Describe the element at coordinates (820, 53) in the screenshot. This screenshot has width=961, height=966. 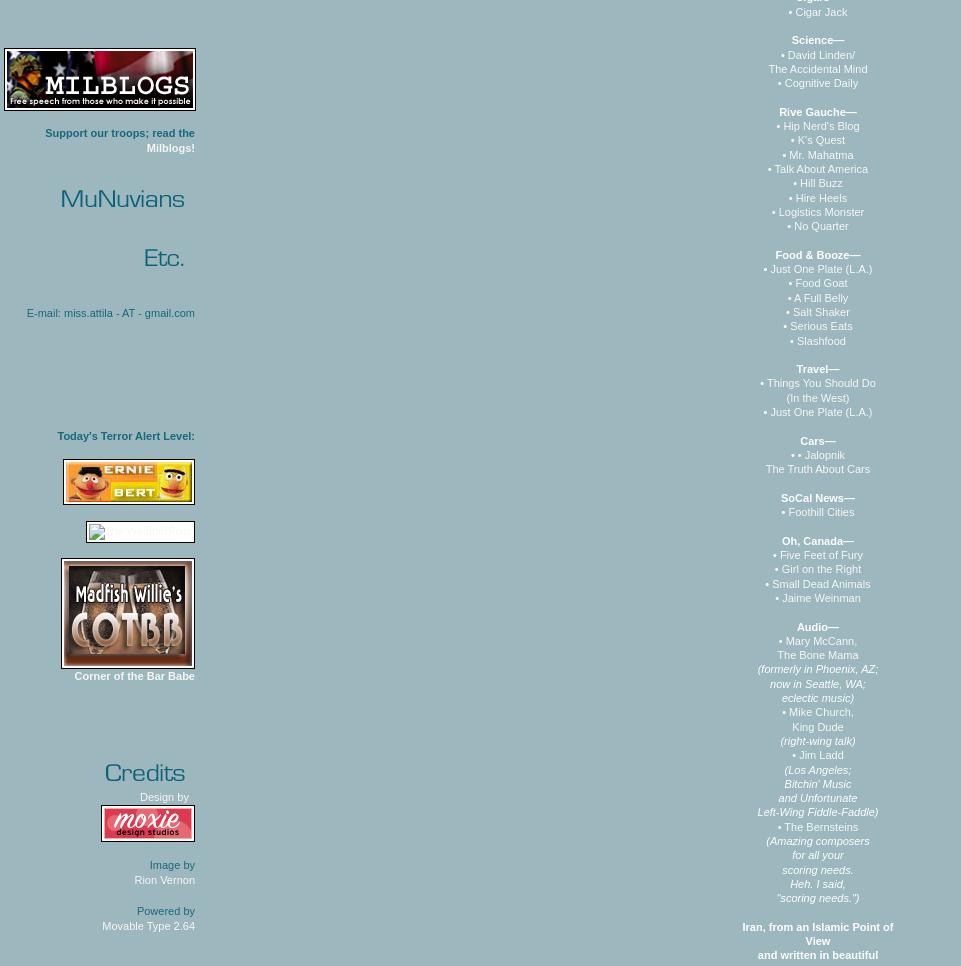
I see `'David Linden/'` at that location.